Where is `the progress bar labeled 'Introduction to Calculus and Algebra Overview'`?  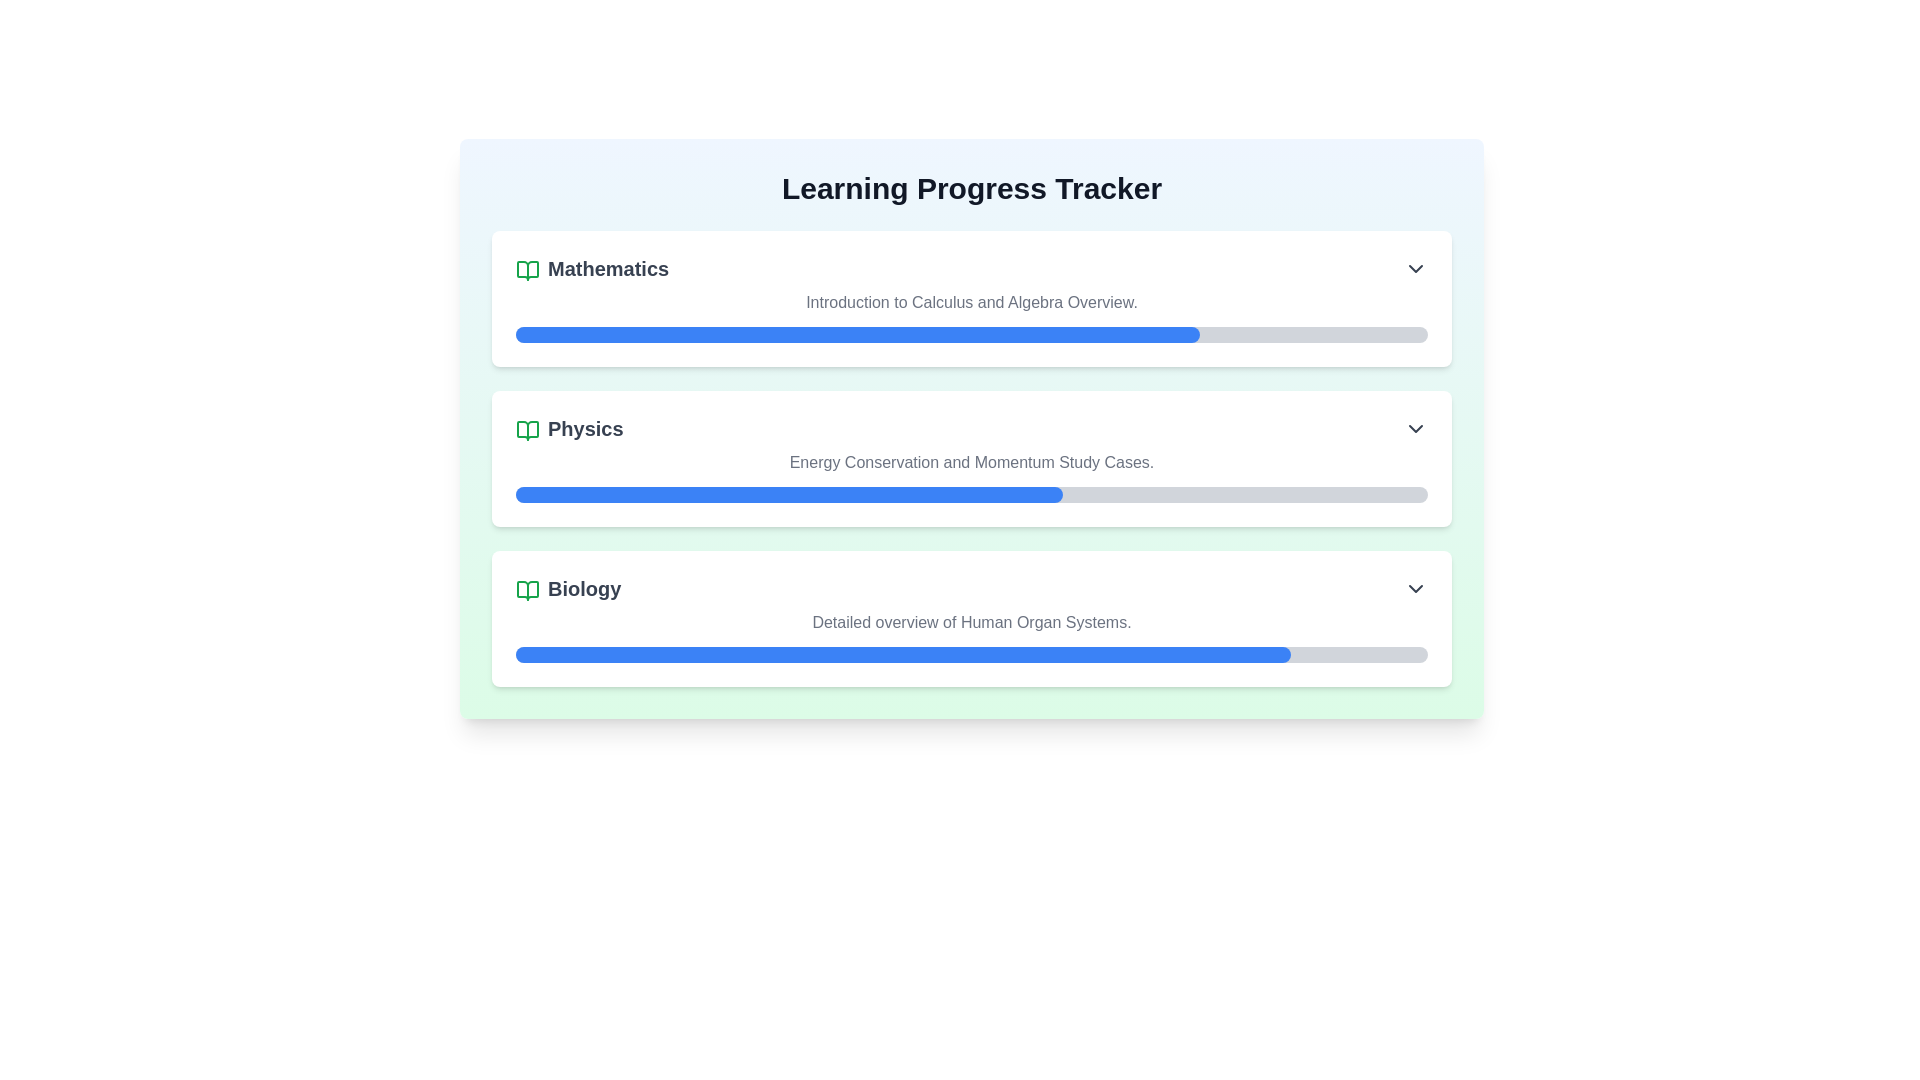
the progress bar labeled 'Introduction to Calculus and Algebra Overview' is located at coordinates (971, 315).